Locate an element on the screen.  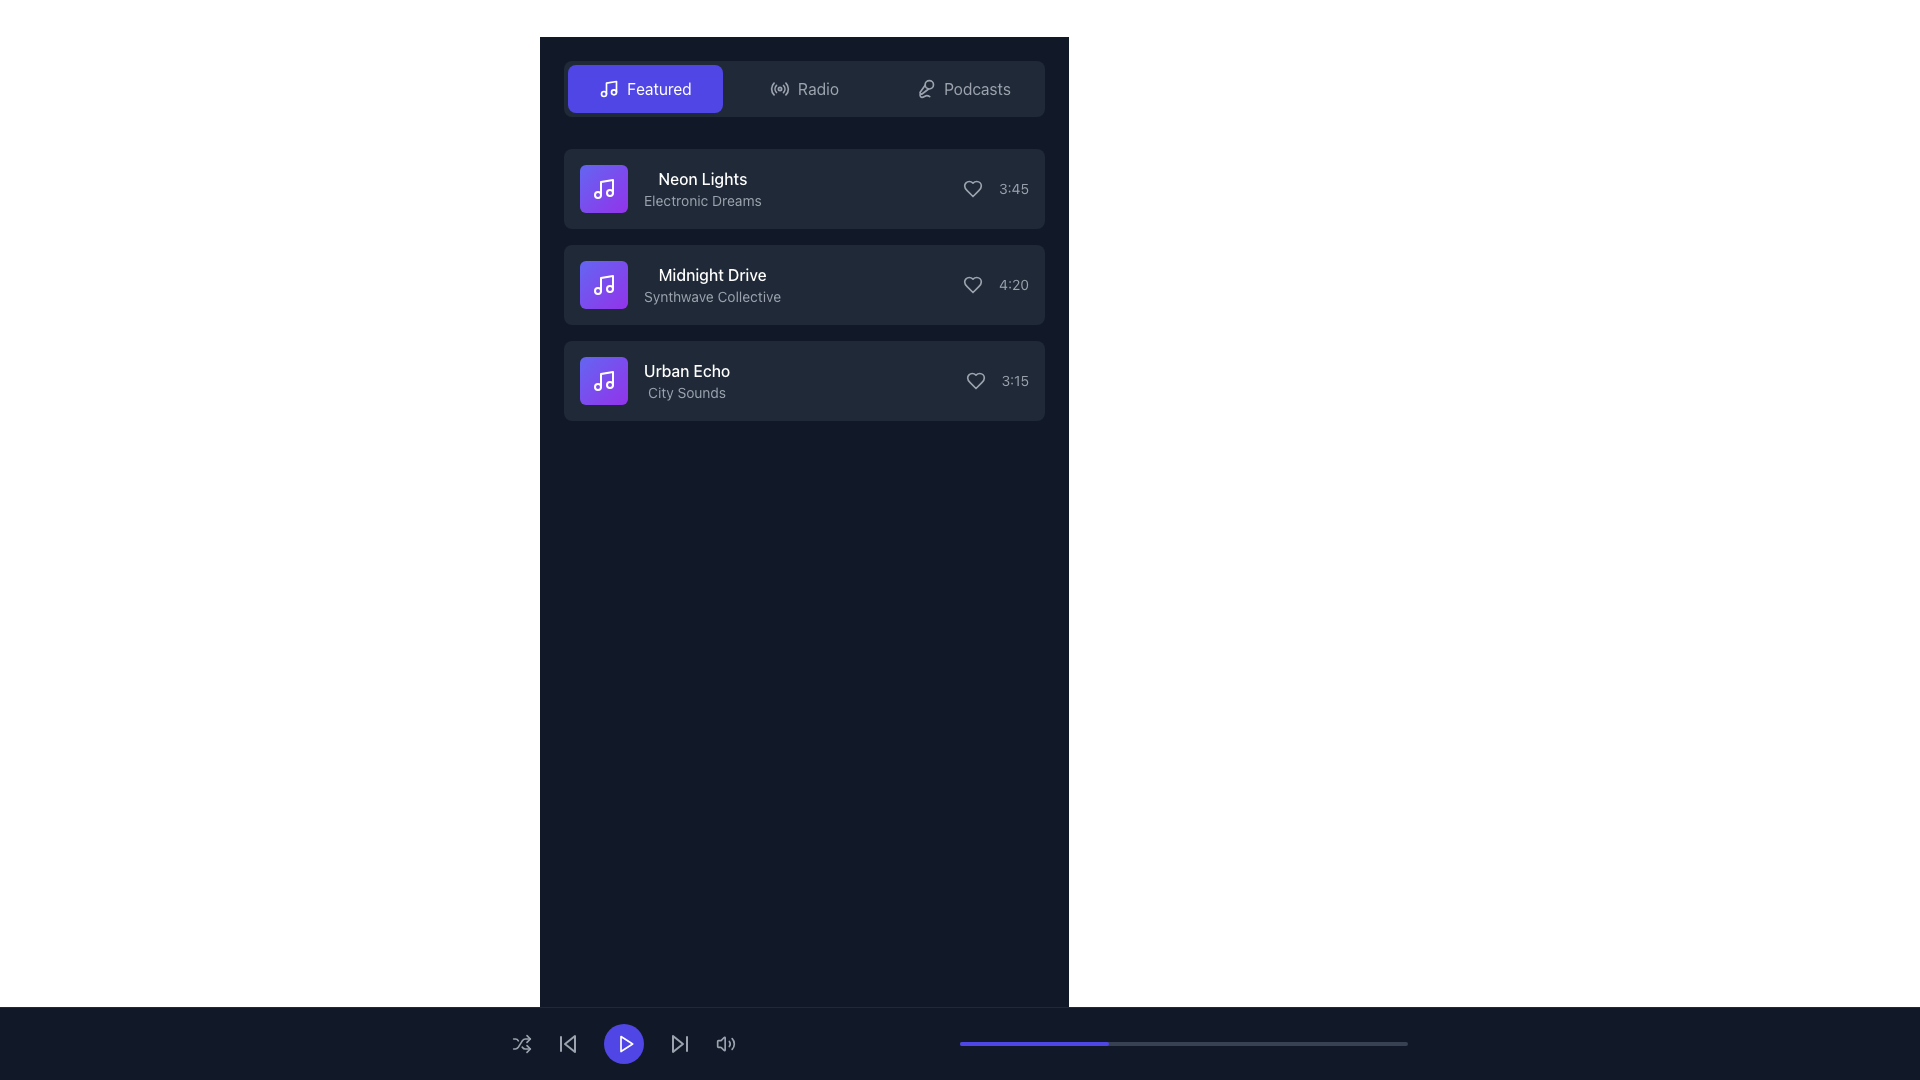
the leftmost square icon with a purple gradient background and a white music note symbol, located next to the text 'Urban Echo' in the playlist section is located at coordinates (603, 381).